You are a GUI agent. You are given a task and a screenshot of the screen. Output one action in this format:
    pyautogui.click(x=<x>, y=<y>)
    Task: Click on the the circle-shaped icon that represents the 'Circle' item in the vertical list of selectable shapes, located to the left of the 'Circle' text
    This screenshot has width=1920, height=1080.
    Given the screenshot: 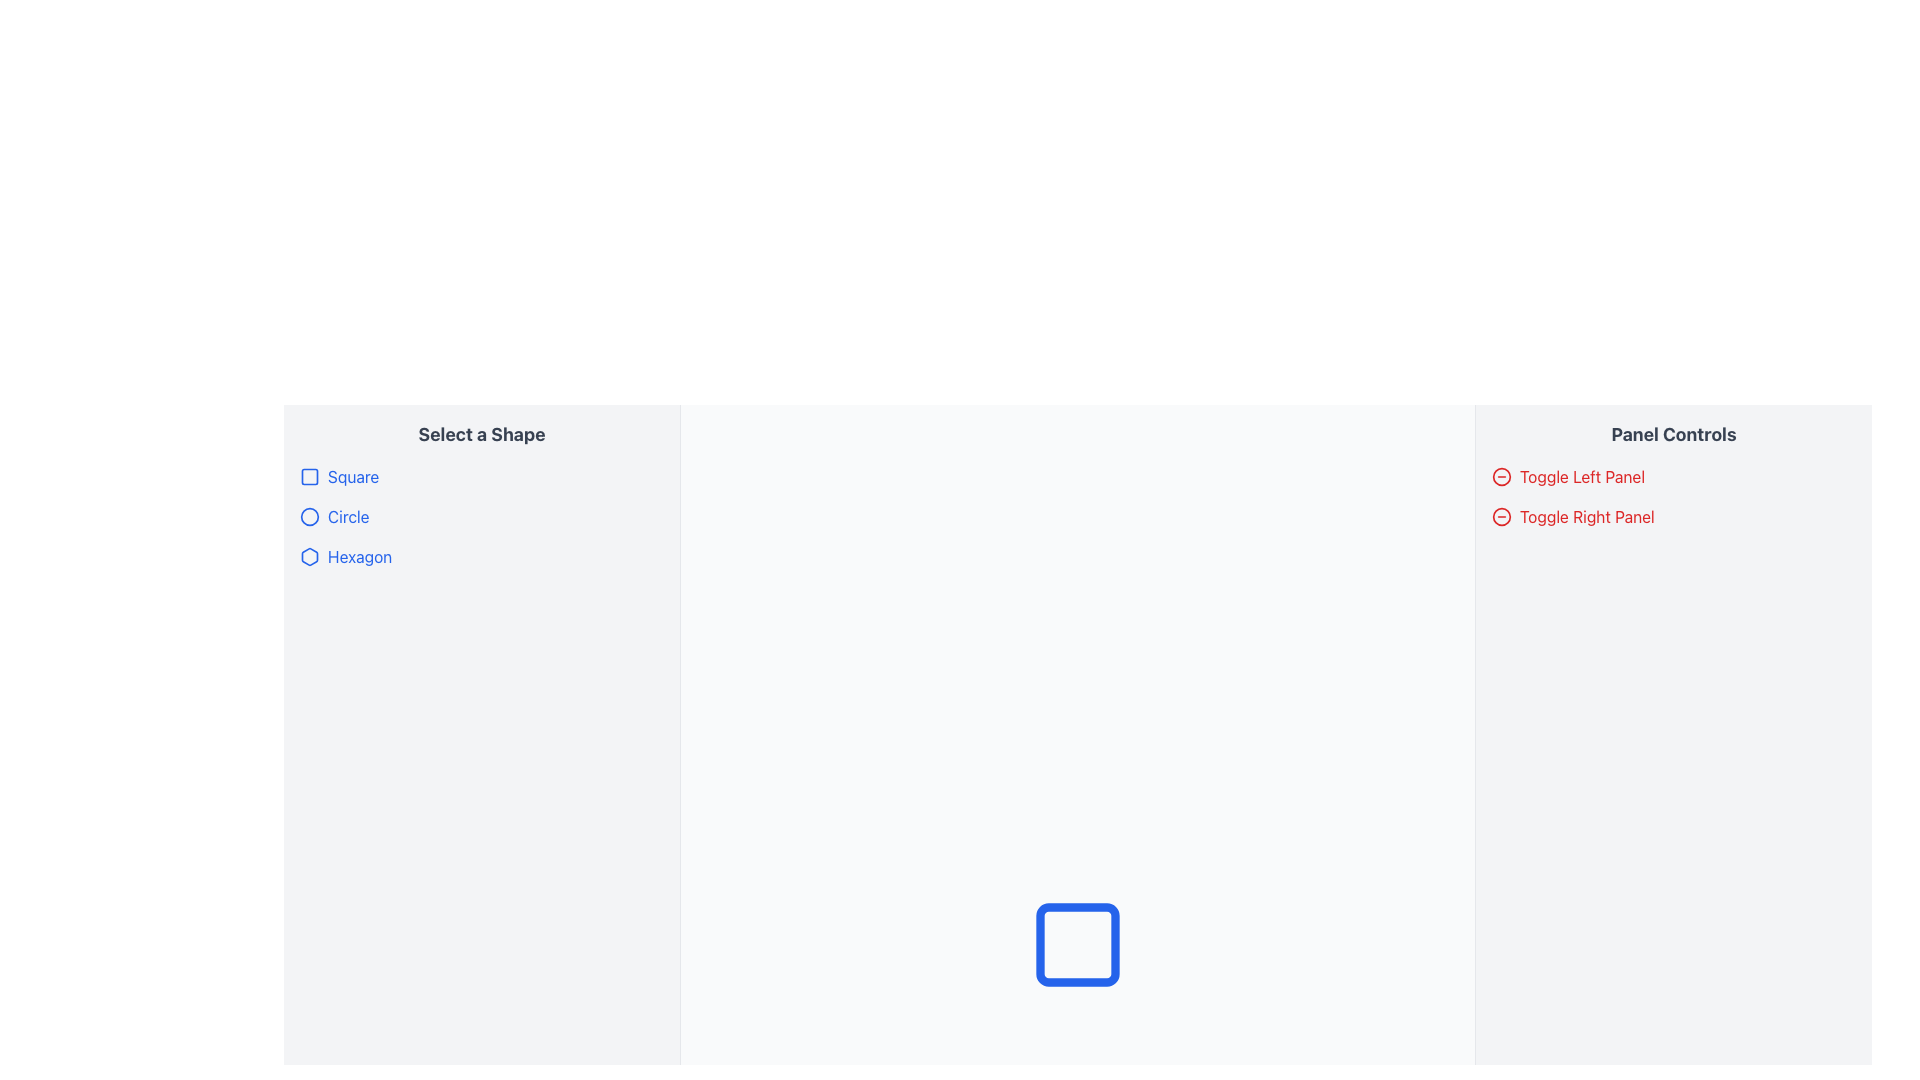 What is the action you would take?
    pyautogui.click(x=309, y=515)
    